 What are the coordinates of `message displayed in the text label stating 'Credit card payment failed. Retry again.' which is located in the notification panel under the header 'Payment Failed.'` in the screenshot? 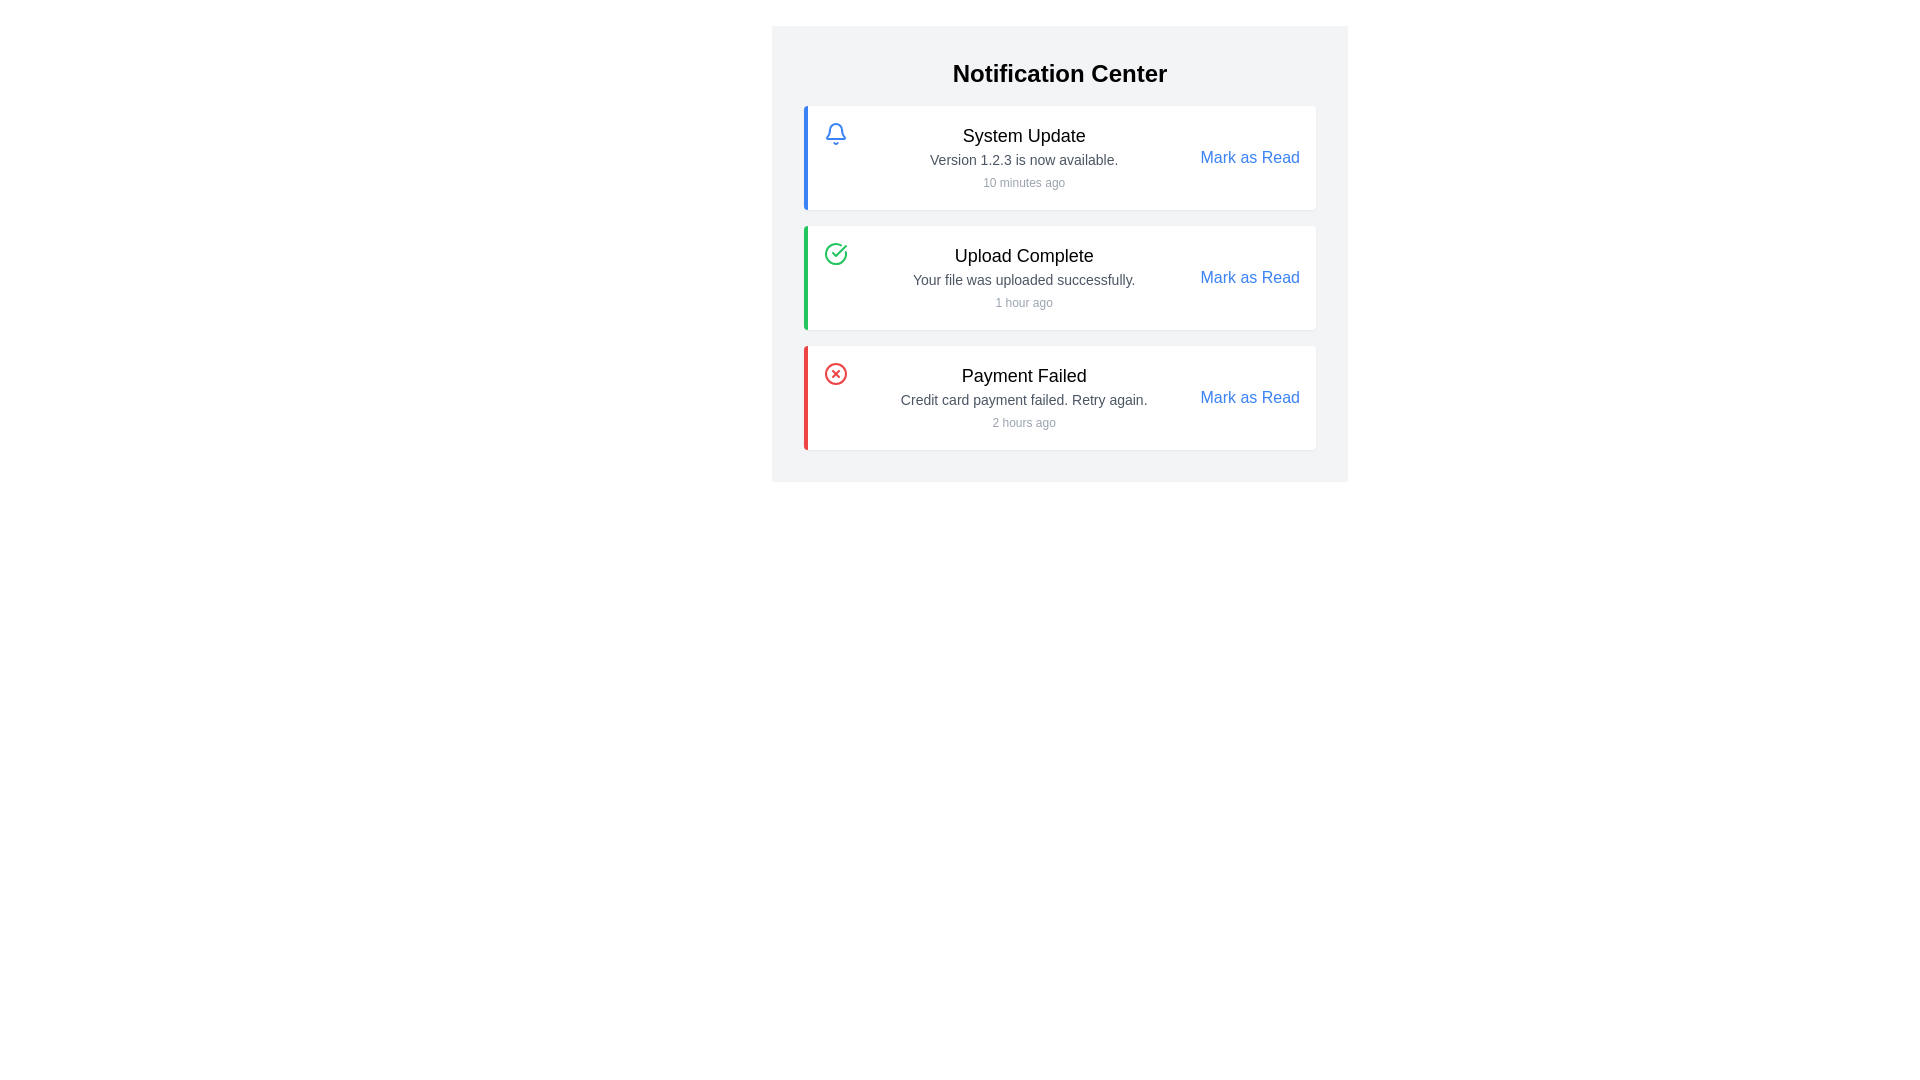 It's located at (1024, 400).